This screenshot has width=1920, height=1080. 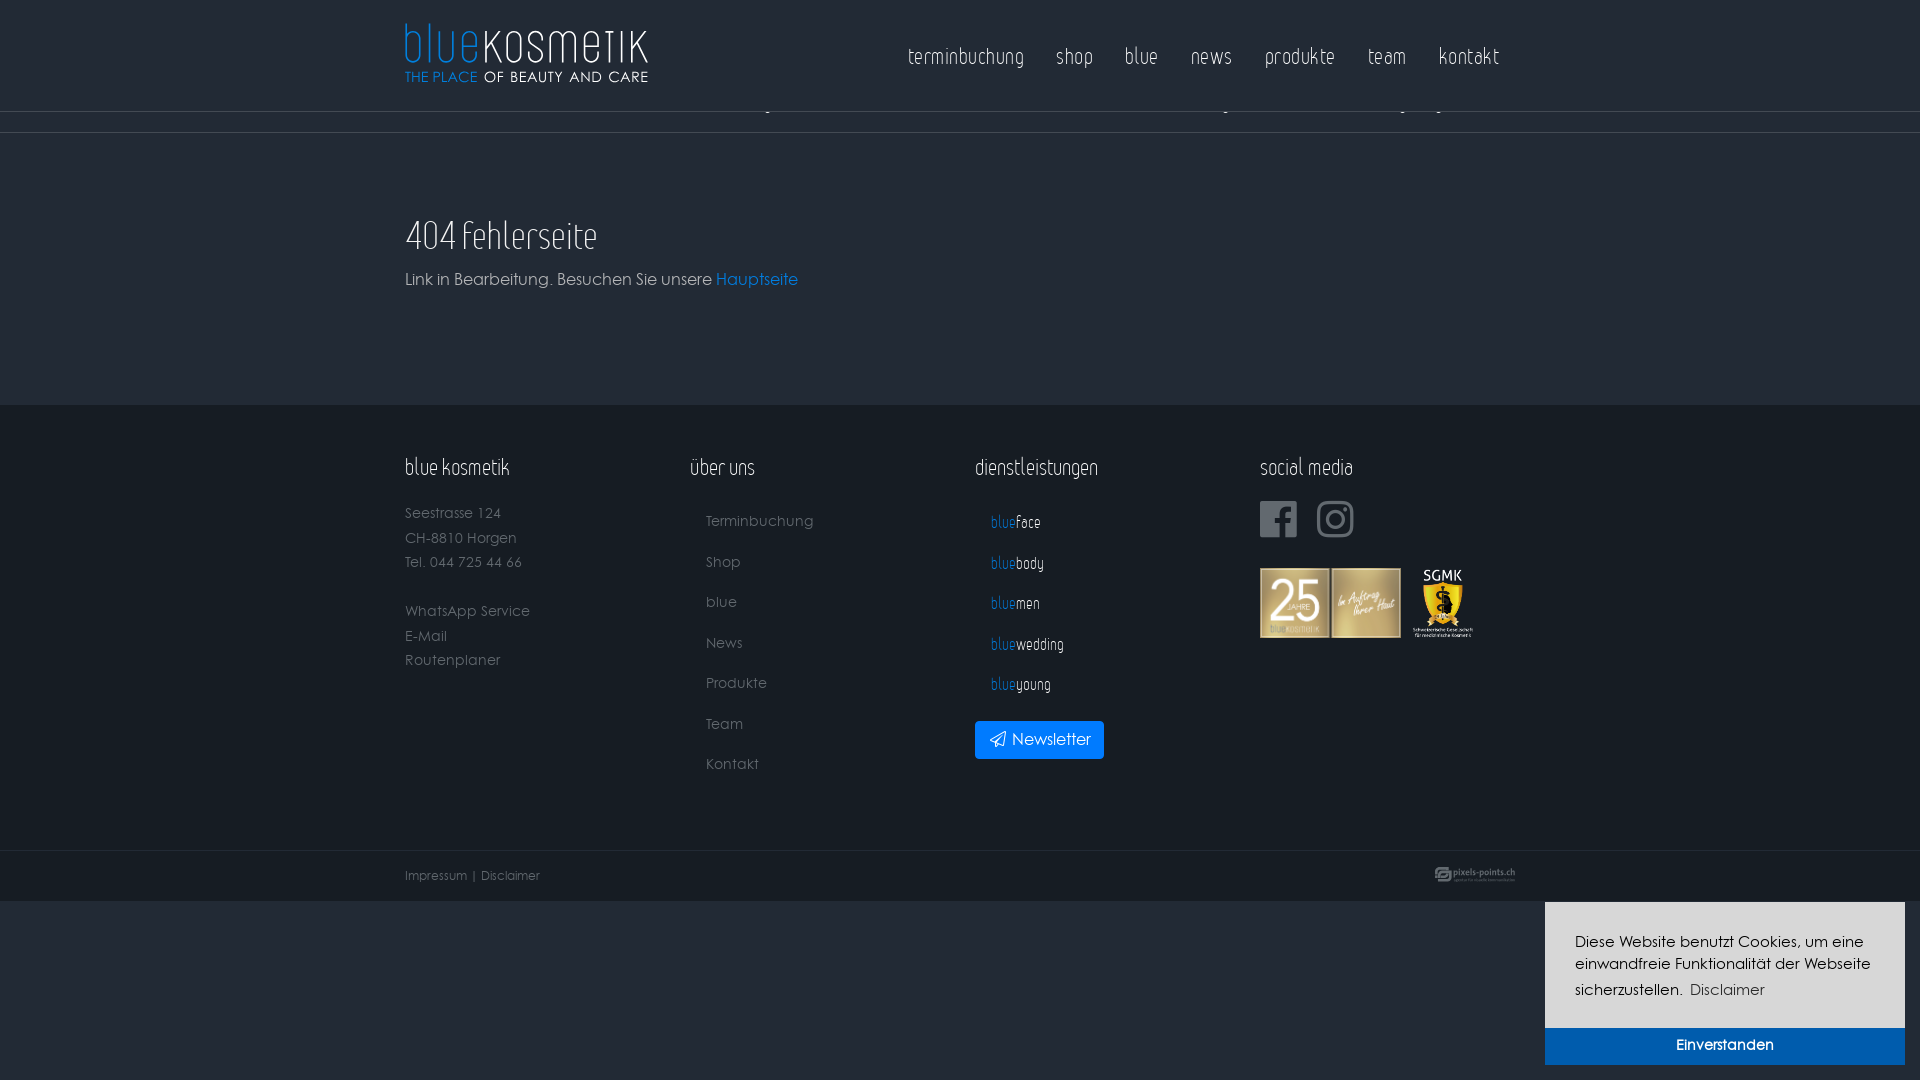 I want to click on 'bluemen', so click(x=974, y=602).